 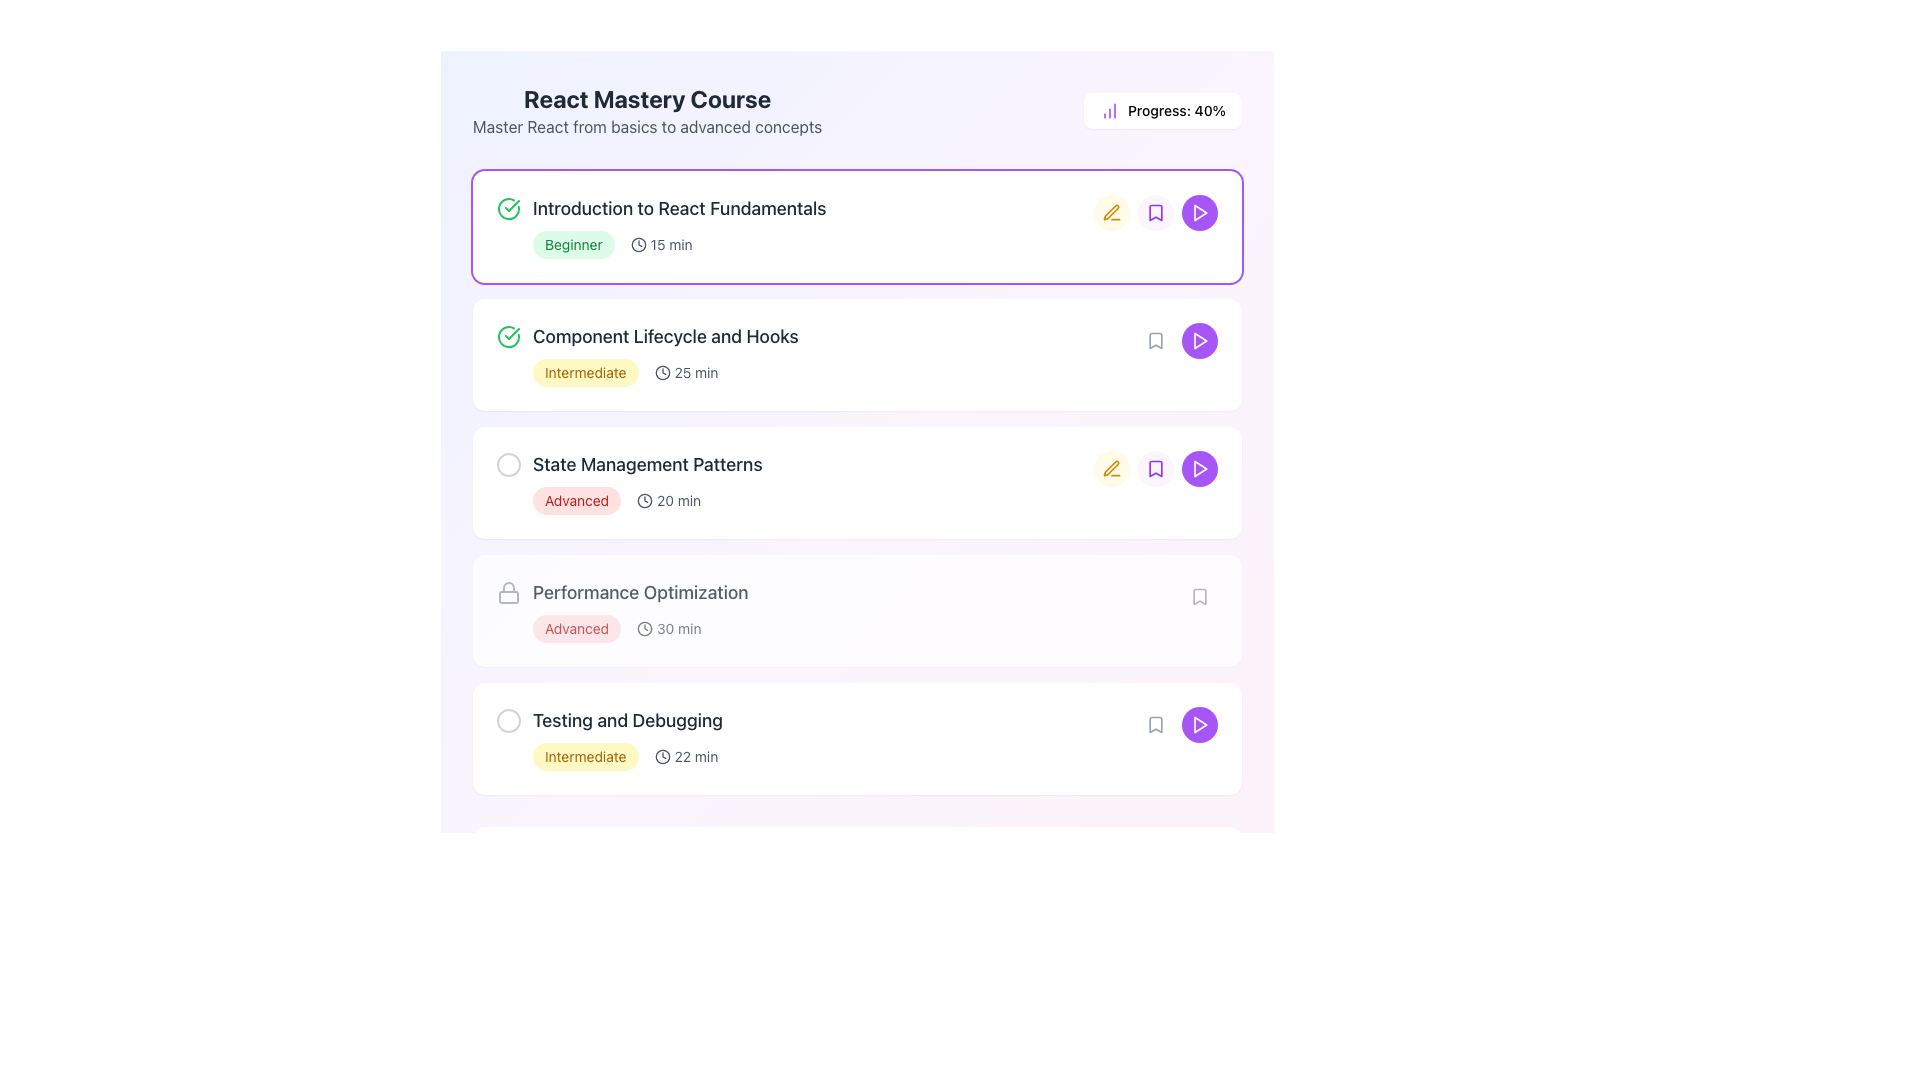 I want to click on the circular outline of the clock icon, which serves as the outer boundary in the 'Component Lifecycle and Hooks' section of the course interface, so click(x=662, y=373).